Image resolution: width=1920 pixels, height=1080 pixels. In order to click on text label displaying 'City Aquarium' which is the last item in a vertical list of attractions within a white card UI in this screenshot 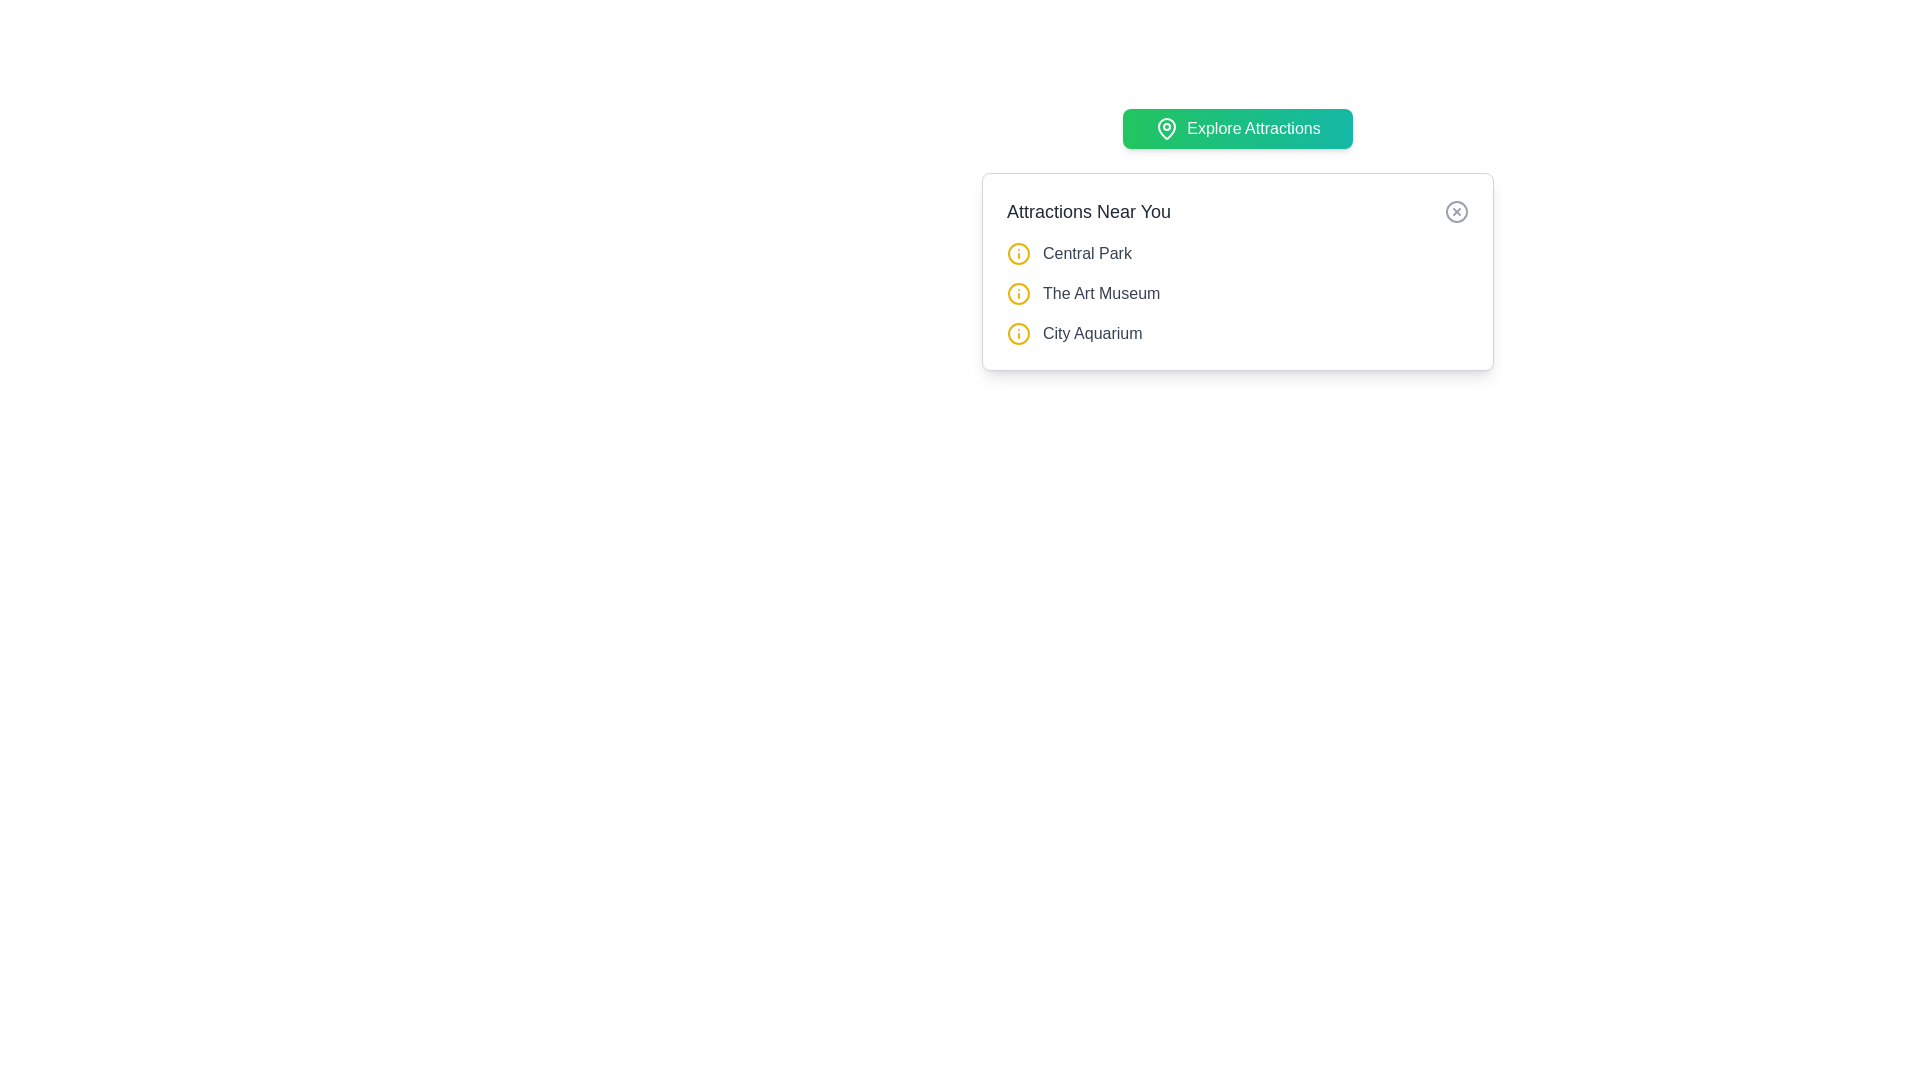, I will do `click(1091, 333)`.